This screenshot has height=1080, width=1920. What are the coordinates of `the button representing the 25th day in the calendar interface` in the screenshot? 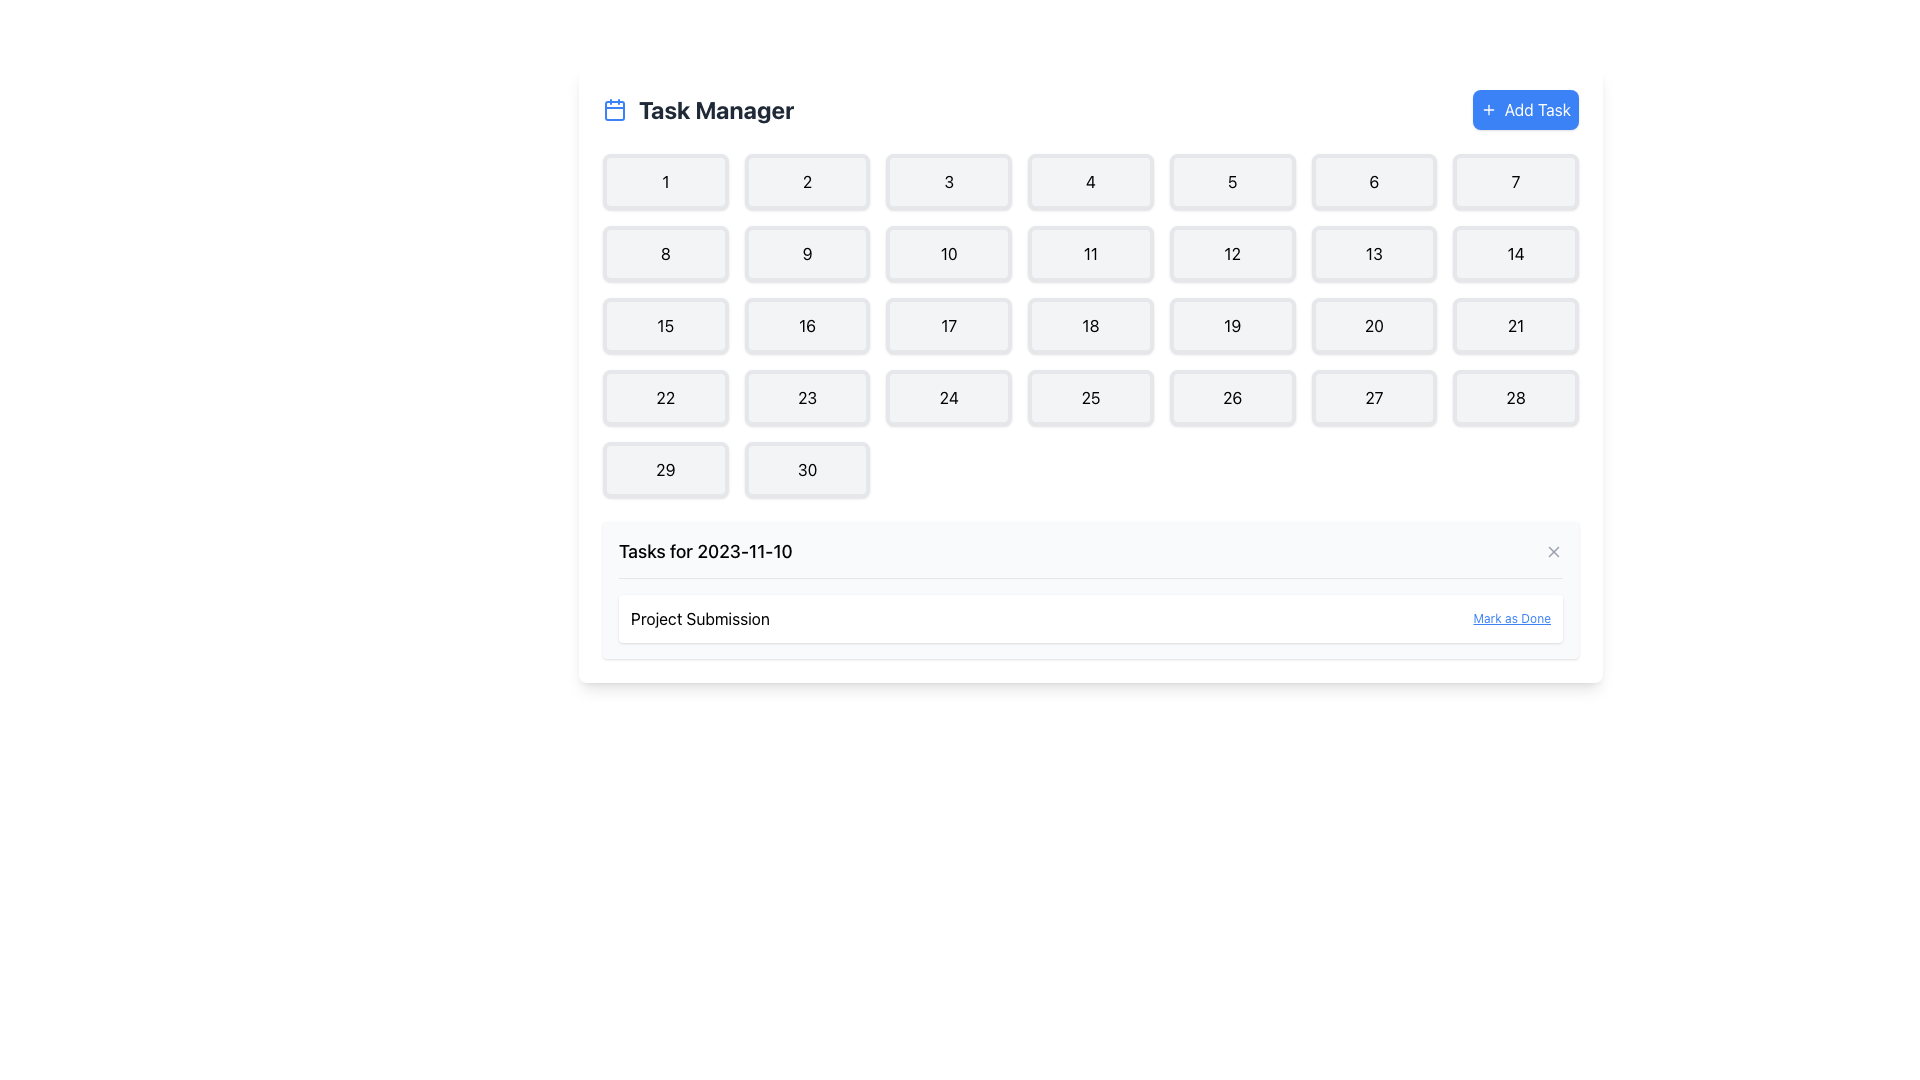 It's located at (1089, 397).